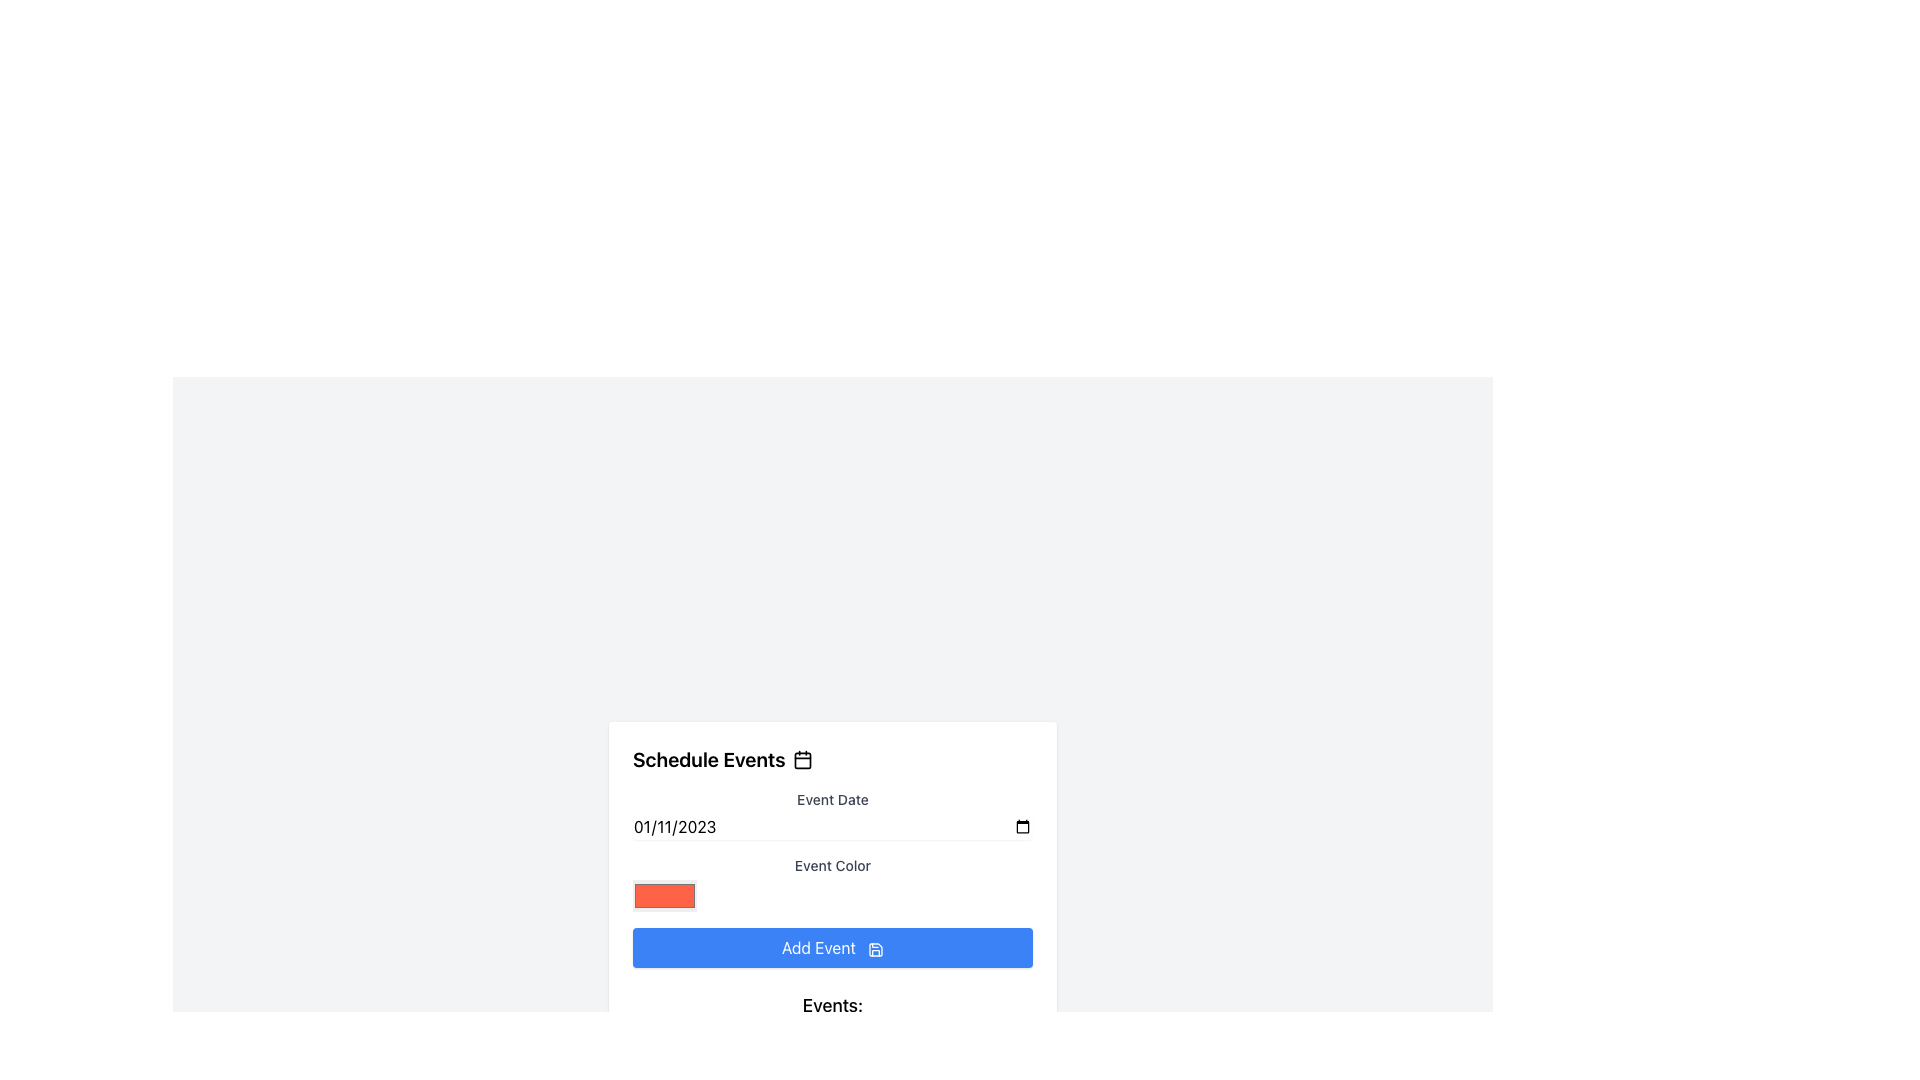 Image resolution: width=1920 pixels, height=1080 pixels. What do you see at coordinates (665, 894) in the screenshot?
I see `the Color Picker element located in the 'Event Color' section, beneath the label 'Event Color'` at bounding box center [665, 894].